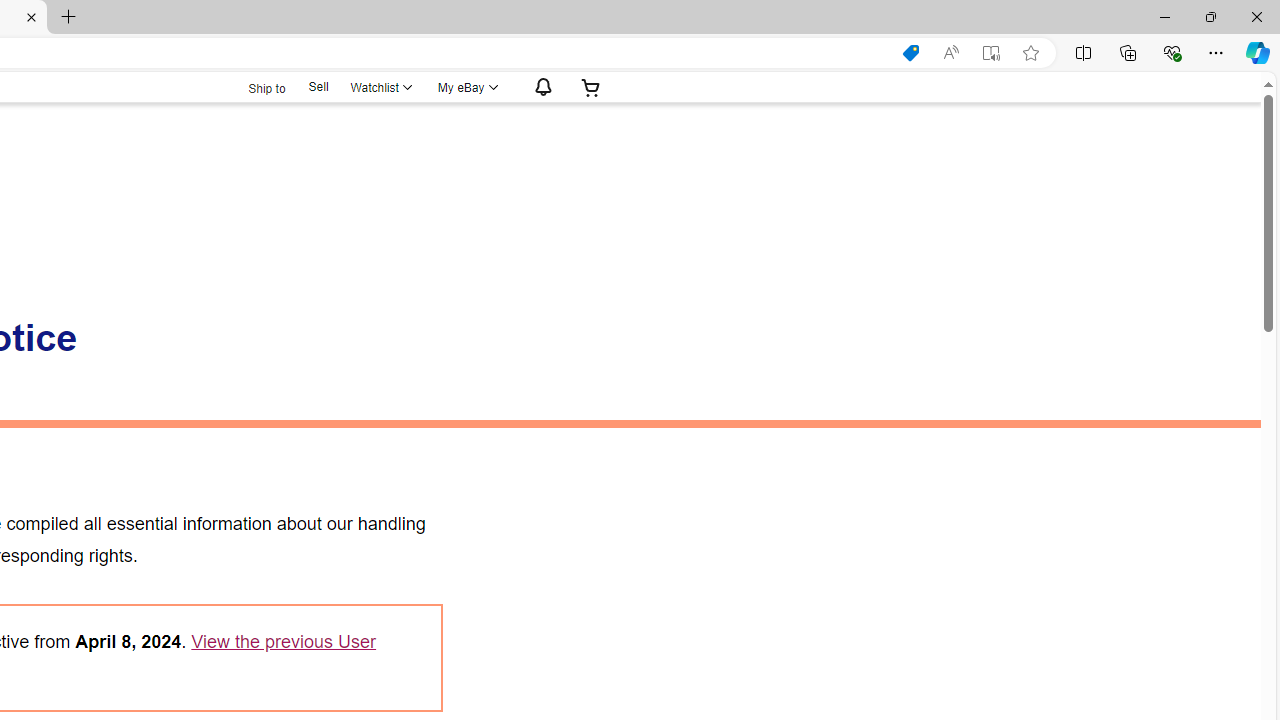 This screenshot has height=720, width=1280. Describe the element at coordinates (991, 52) in the screenshot. I see `'Enter Immersive Reader (F9)'` at that location.